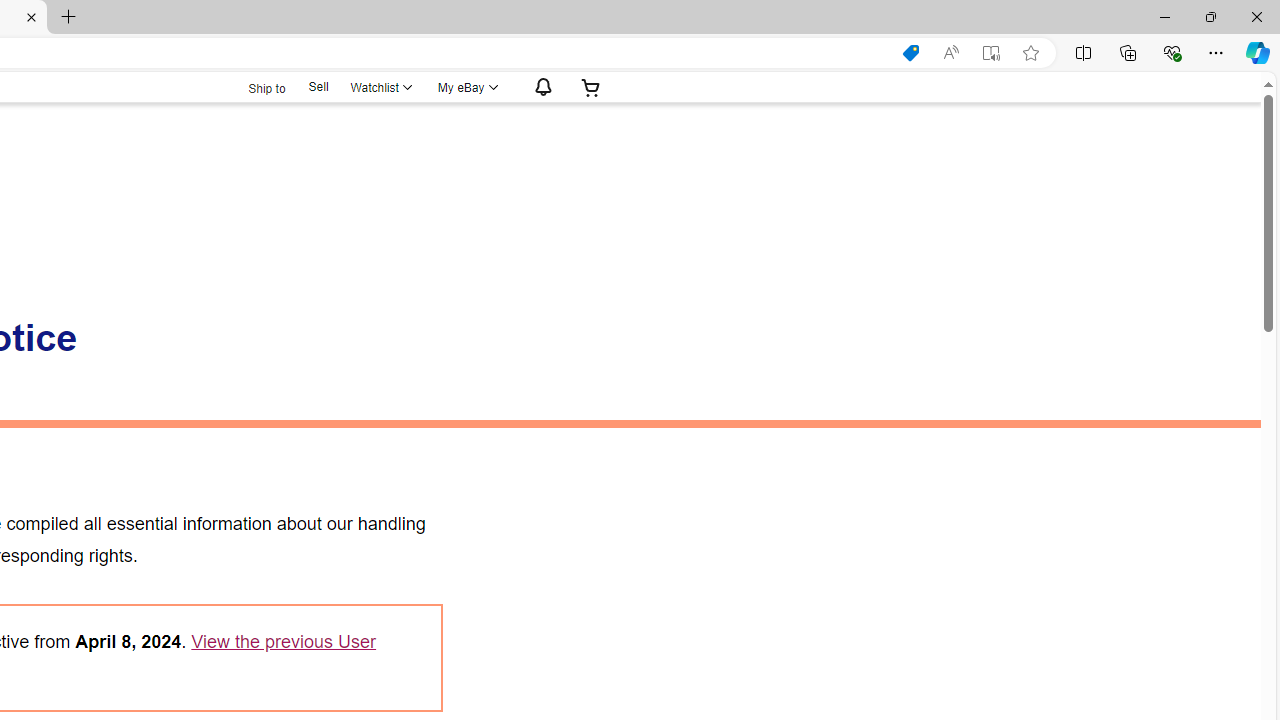 This screenshot has height=720, width=1280. Describe the element at coordinates (991, 52) in the screenshot. I see `'Enter Immersive Reader (F9)'` at that location.